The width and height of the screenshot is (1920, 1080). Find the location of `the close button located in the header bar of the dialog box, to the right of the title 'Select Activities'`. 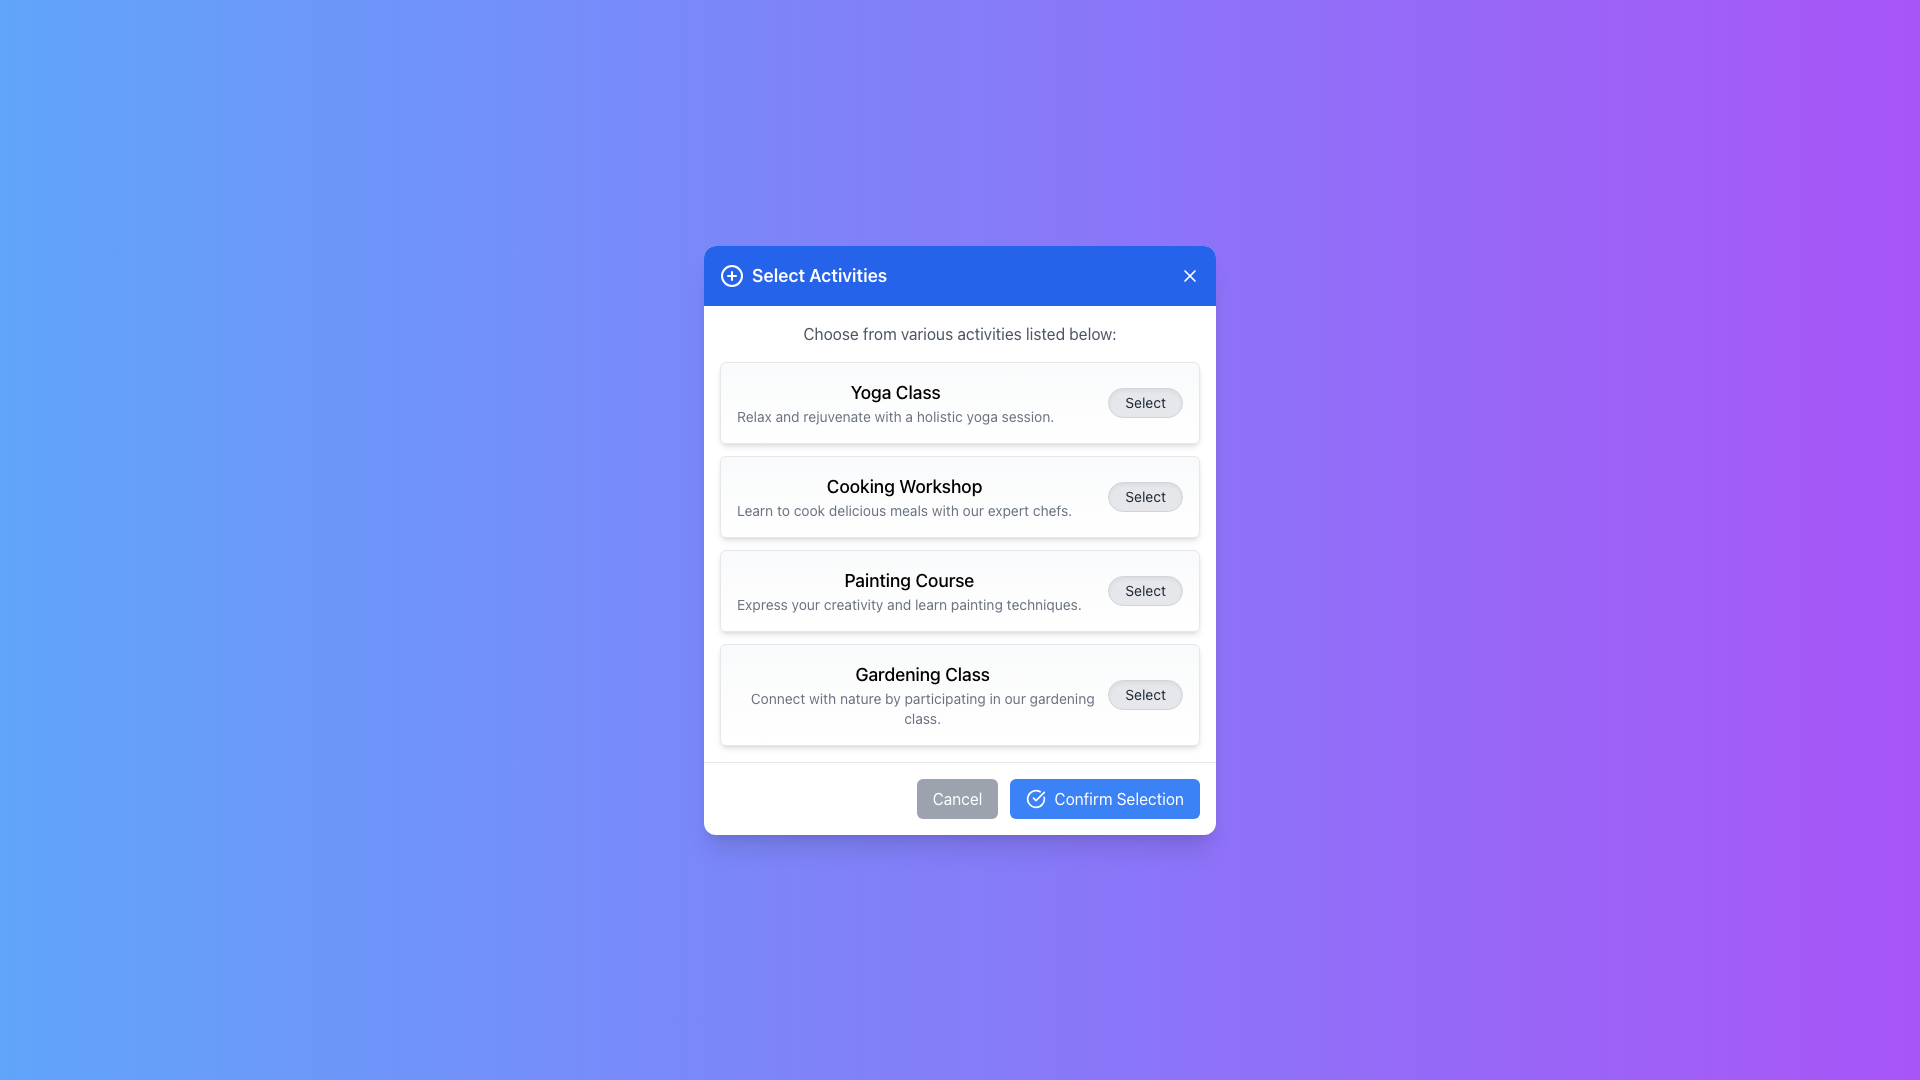

the close button located in the header bar of the dialog box, to the right of the title 'Select Activities' is located at coordinates (1190, 274).